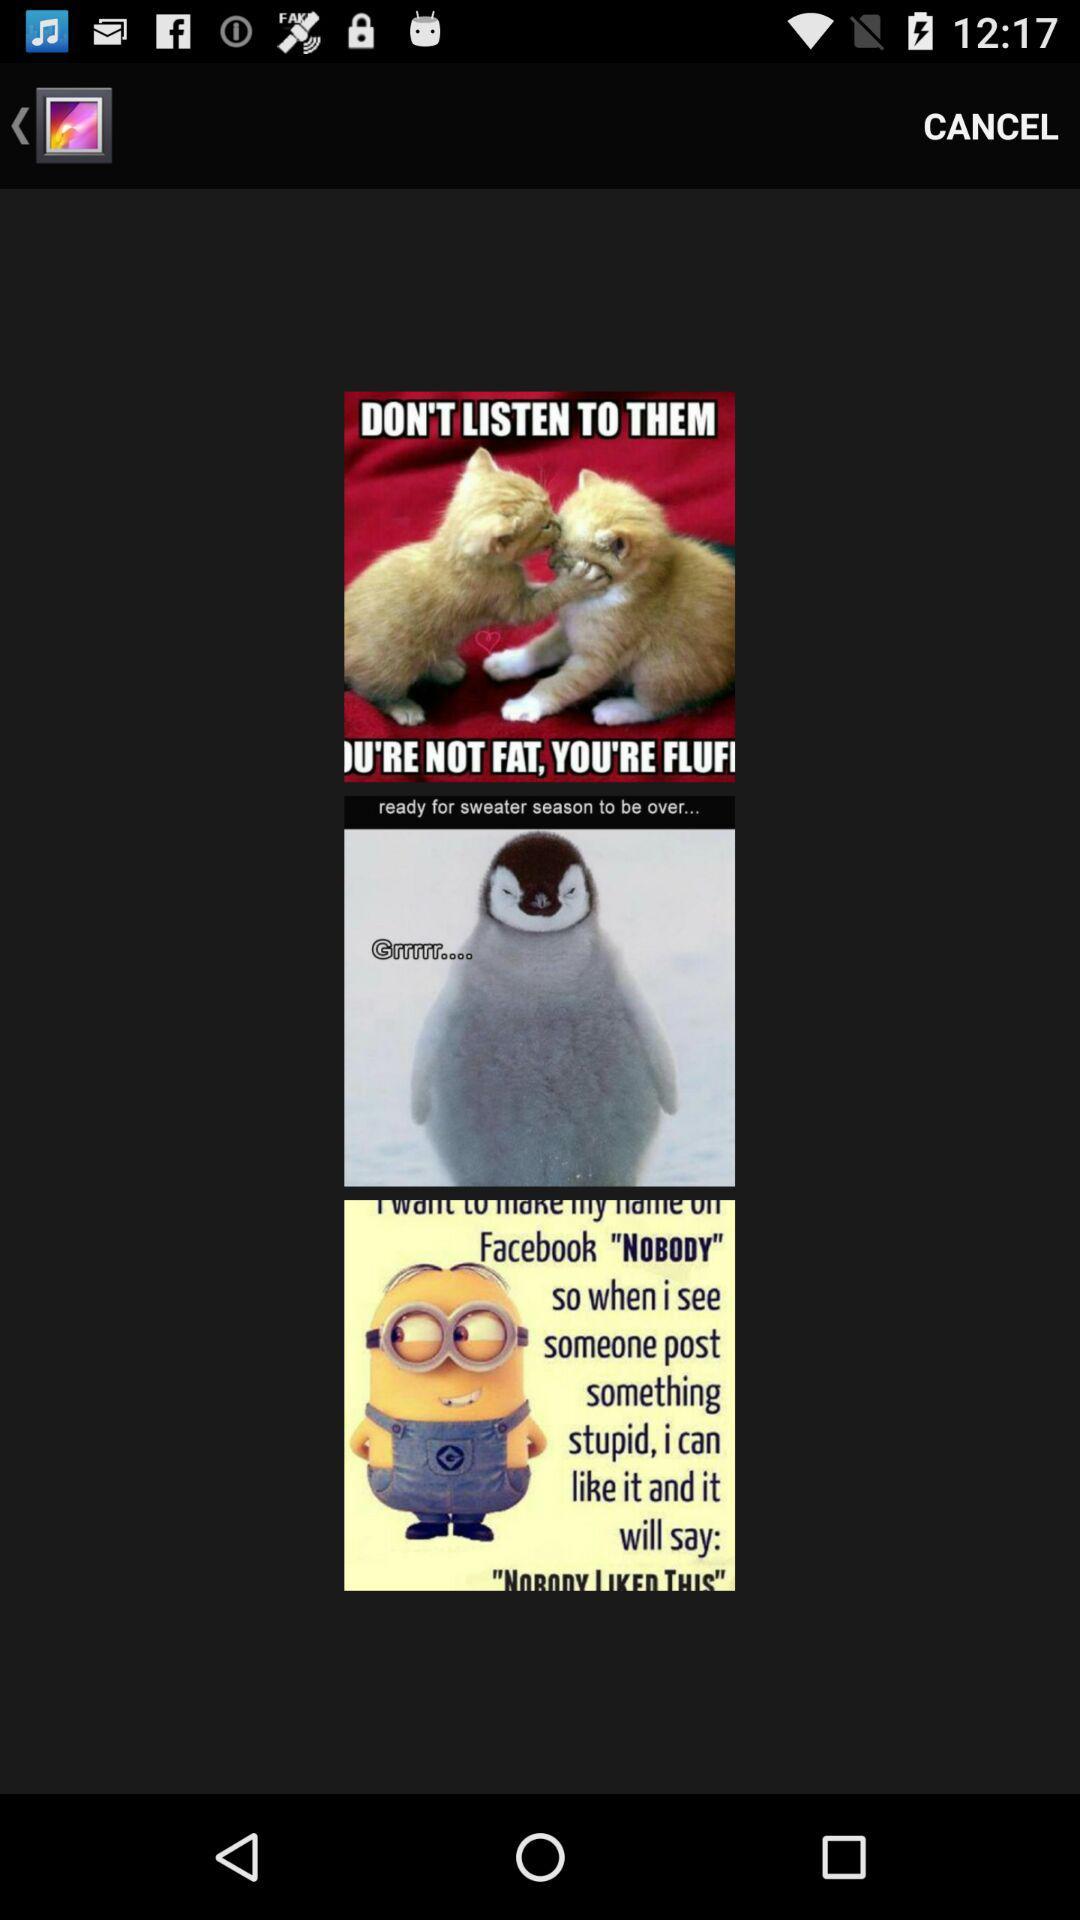 This screenshot has width=1080, height=1920. What do you see at coordinates (991, 124) in the screenshot?
I see `the cancel at the top right corner` at bounding box center [991, 124].